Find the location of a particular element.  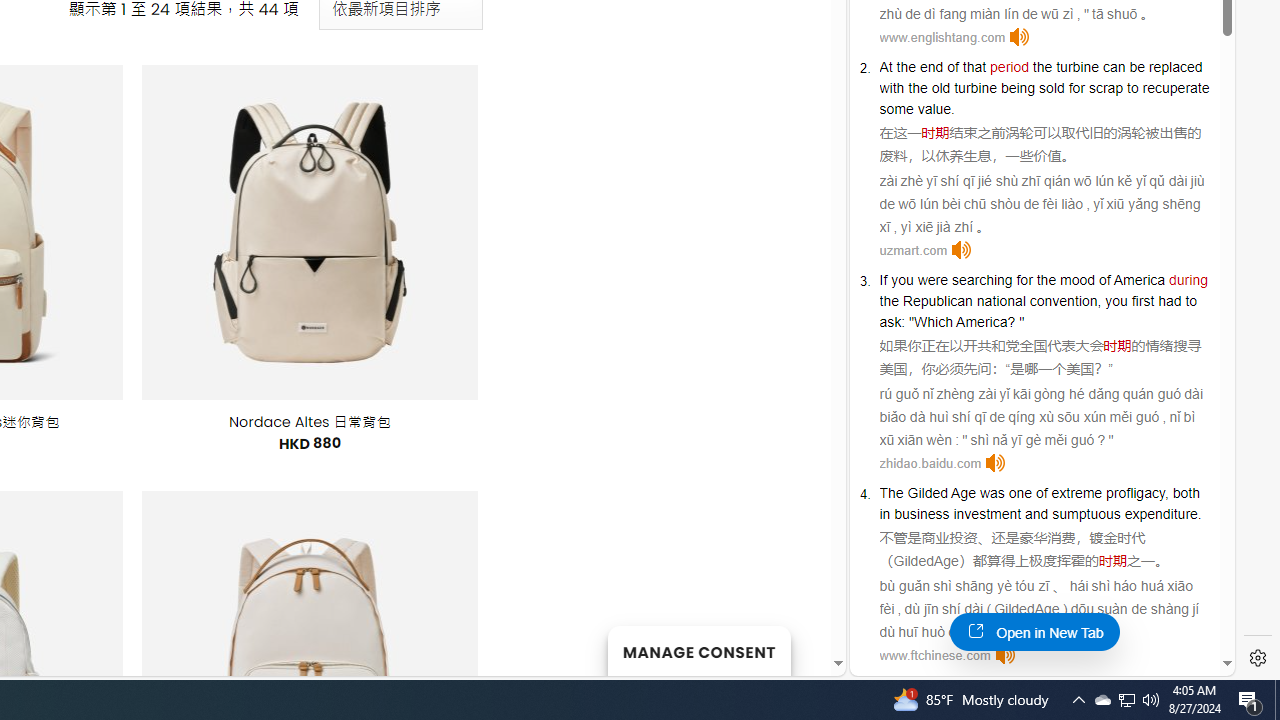

'convention' is located at coordinates (1062, 300).